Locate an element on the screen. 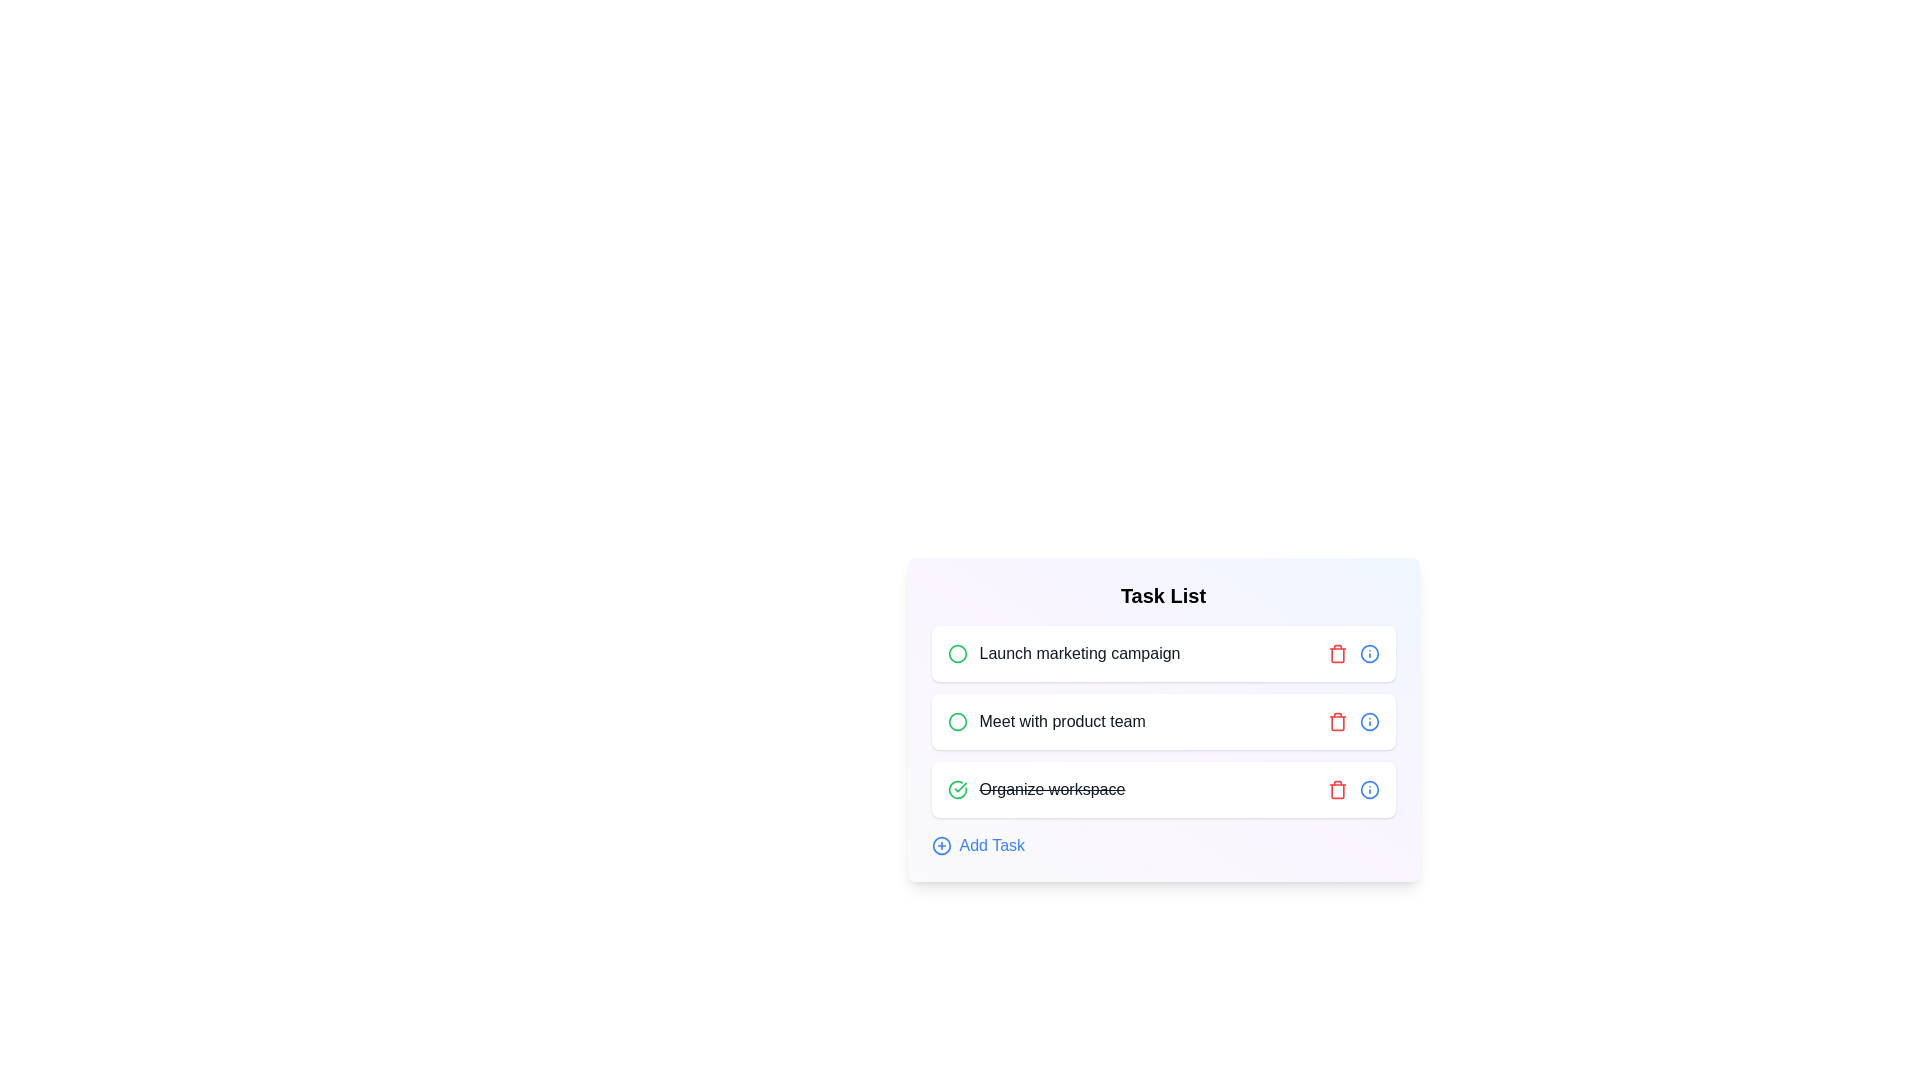 The image size is (1920, 1080). the delete button of the task 'Organize workspace' is located at coordinates (1337, 789).